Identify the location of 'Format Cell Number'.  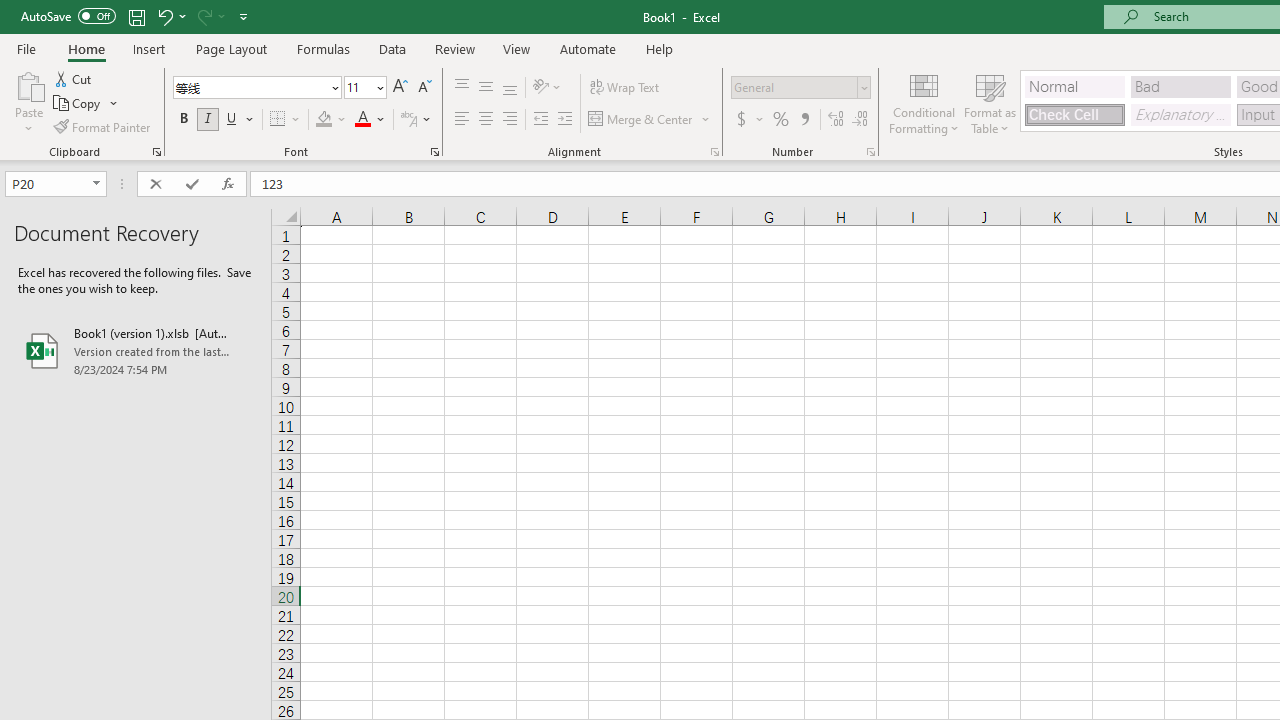
(871, 150).